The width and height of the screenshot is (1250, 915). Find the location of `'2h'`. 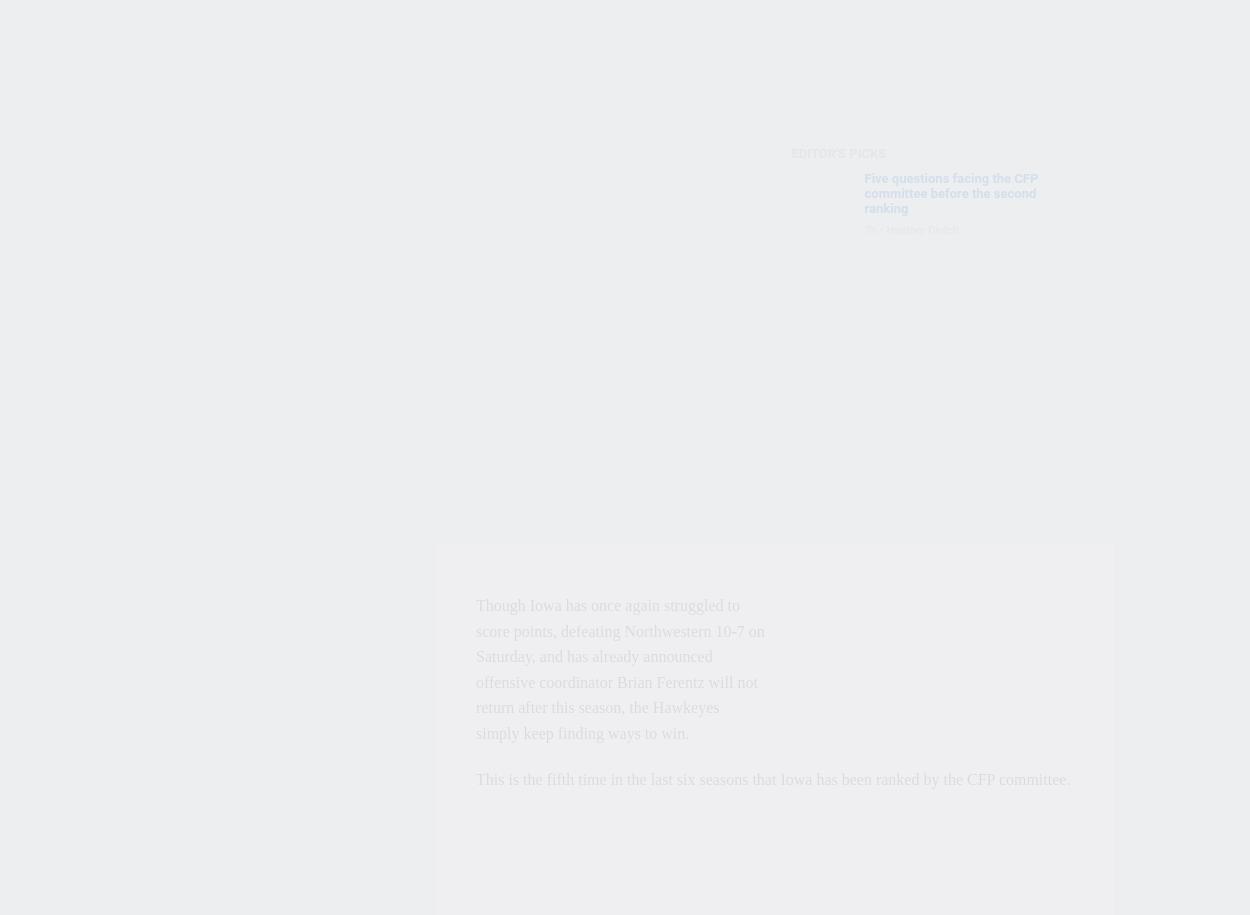

'2h' is located at coordinates (863, 311).